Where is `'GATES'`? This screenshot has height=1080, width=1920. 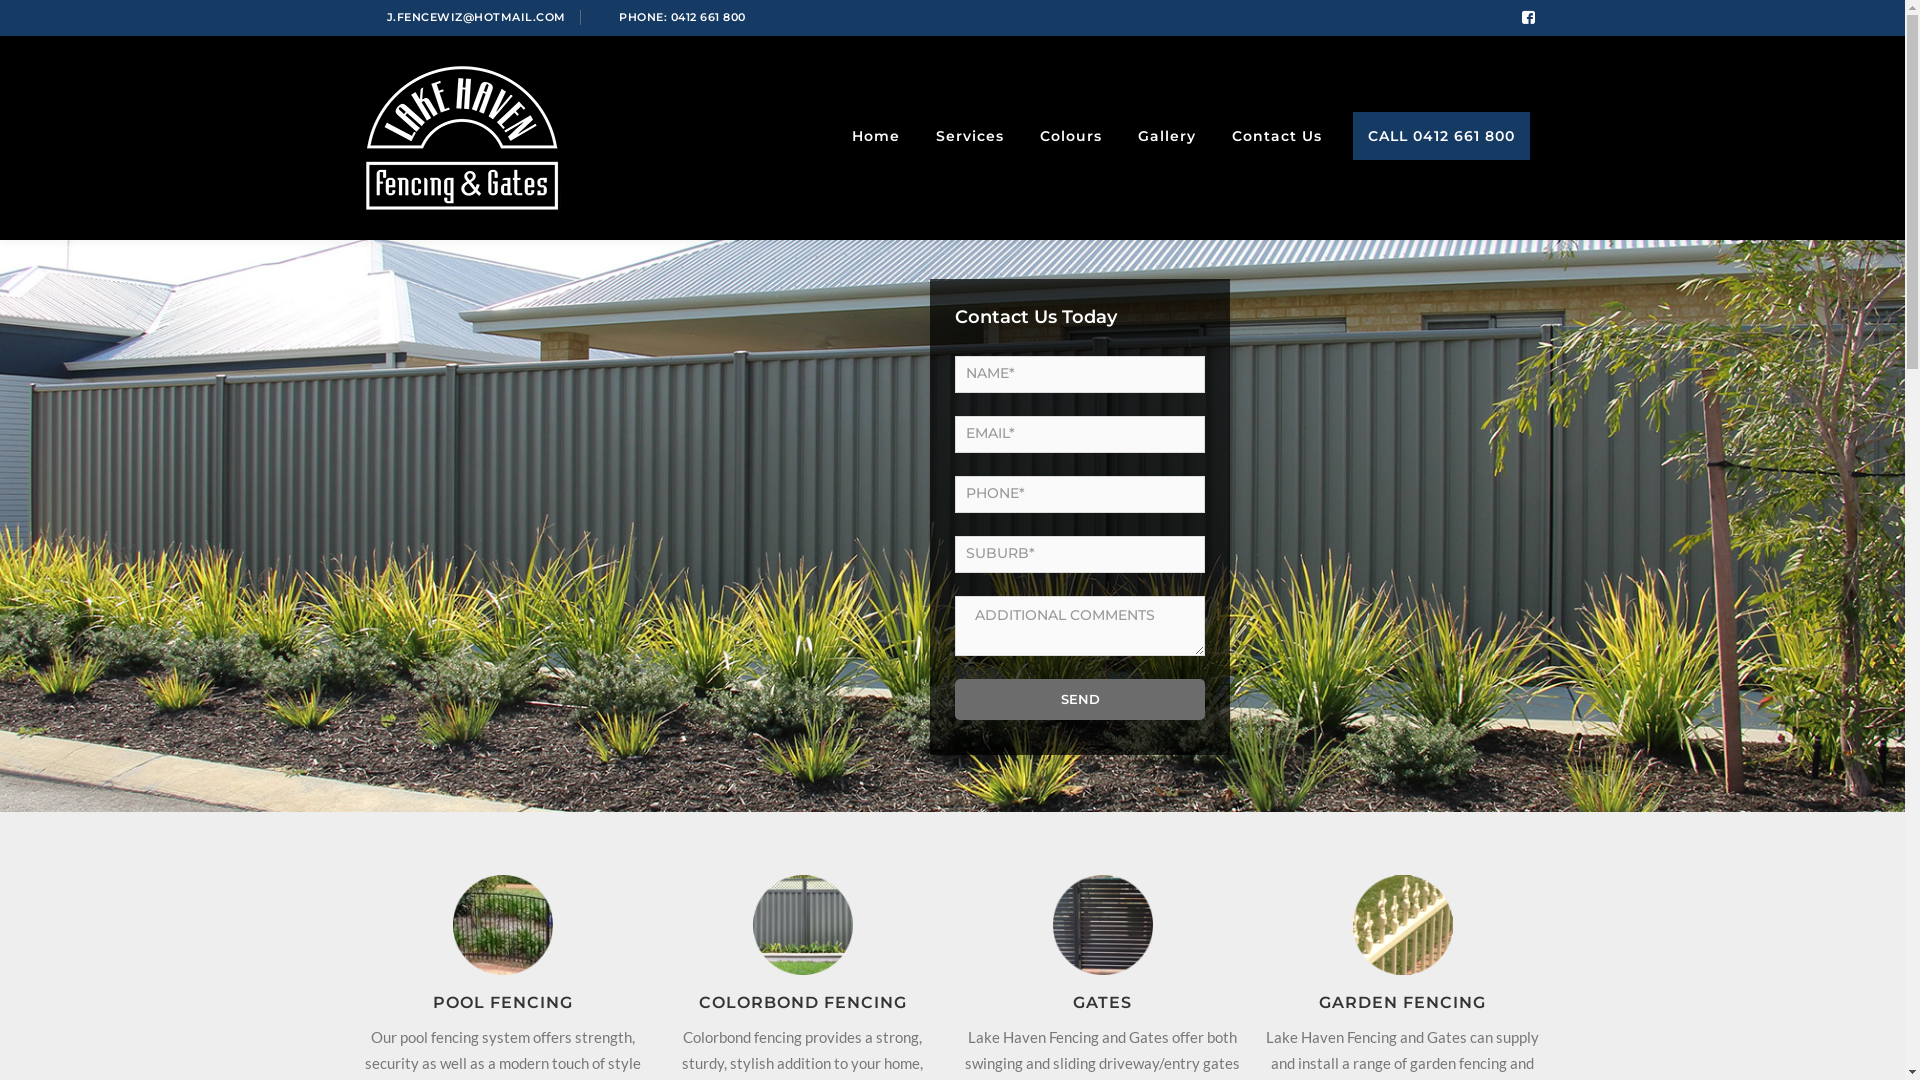
'GATES' is located at coordinates (1101, 1002).